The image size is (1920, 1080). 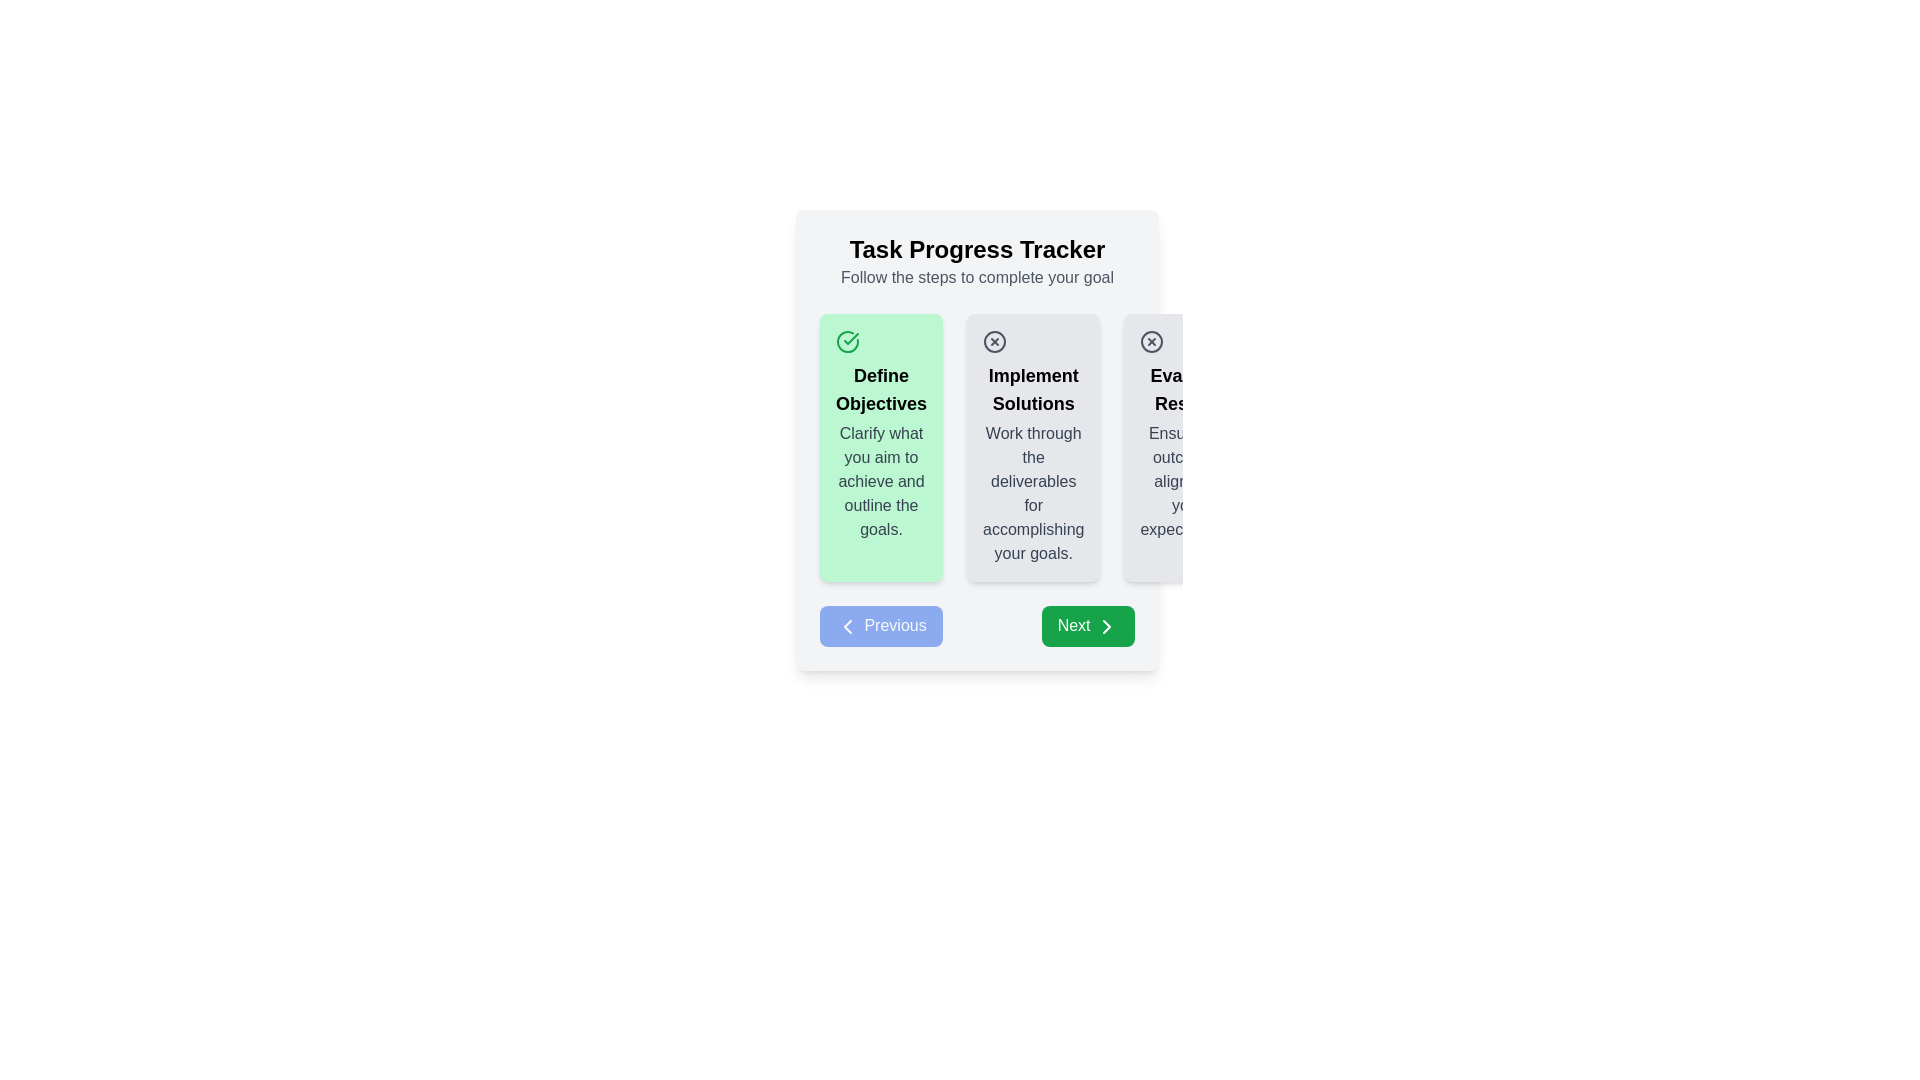 What do you see at coordinates (995, 341) in the screenshot?
I see `the status icon located at the top-center of the 'Implement Solutions' card, which indicates the action or progress state` at bounding box center [995, 341].